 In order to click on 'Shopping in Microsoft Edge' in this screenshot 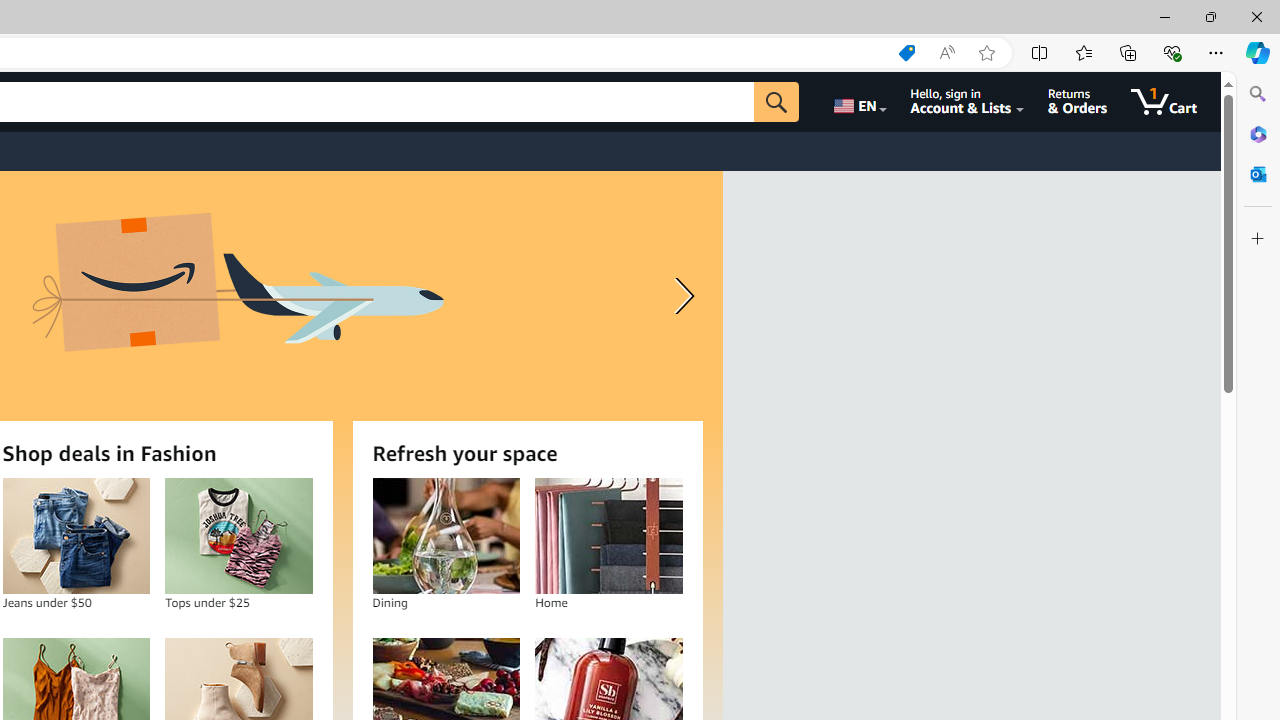, I will do `click(905, 52)`.